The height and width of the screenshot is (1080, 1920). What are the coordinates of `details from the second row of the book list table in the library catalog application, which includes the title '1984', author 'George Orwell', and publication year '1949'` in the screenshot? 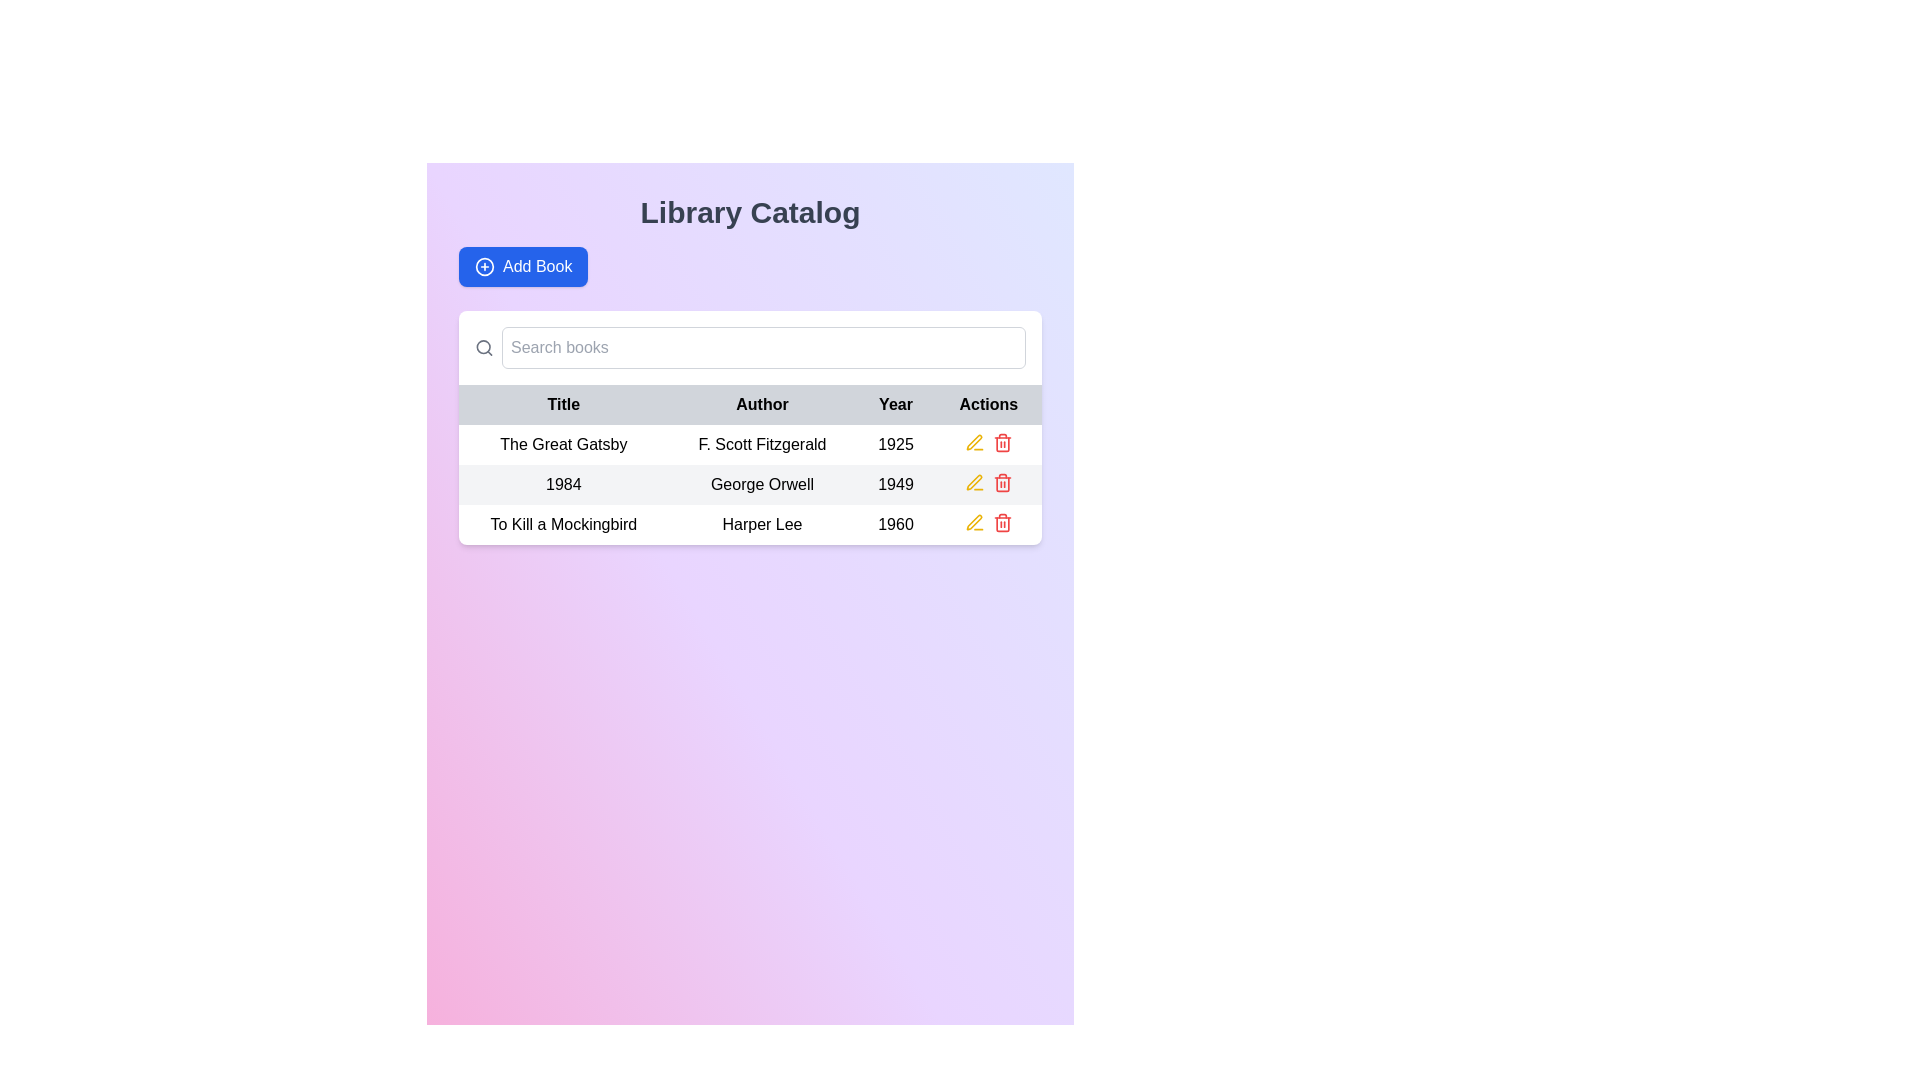 It's located at (749, 485).